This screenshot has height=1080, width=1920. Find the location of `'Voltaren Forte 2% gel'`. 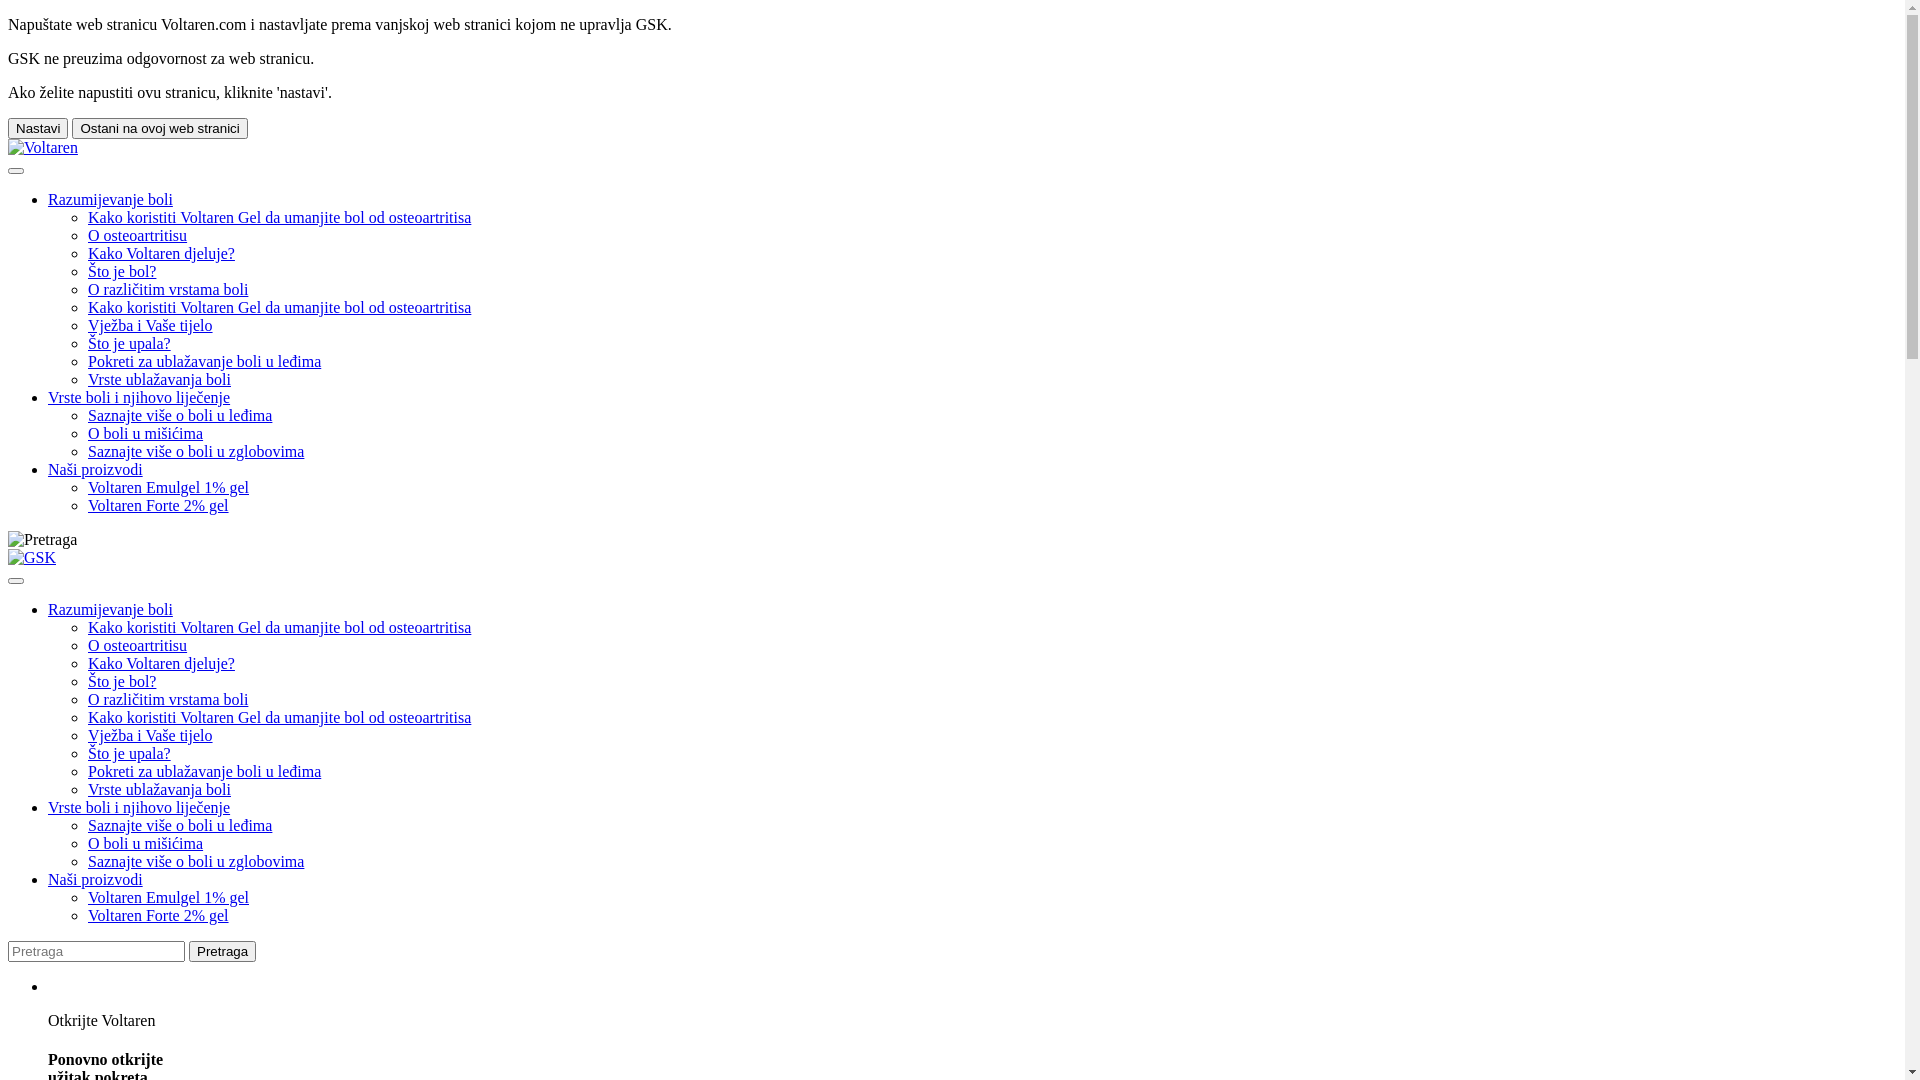

'Voltaren Forte 2% gel' is located at coordinates (157, 915).